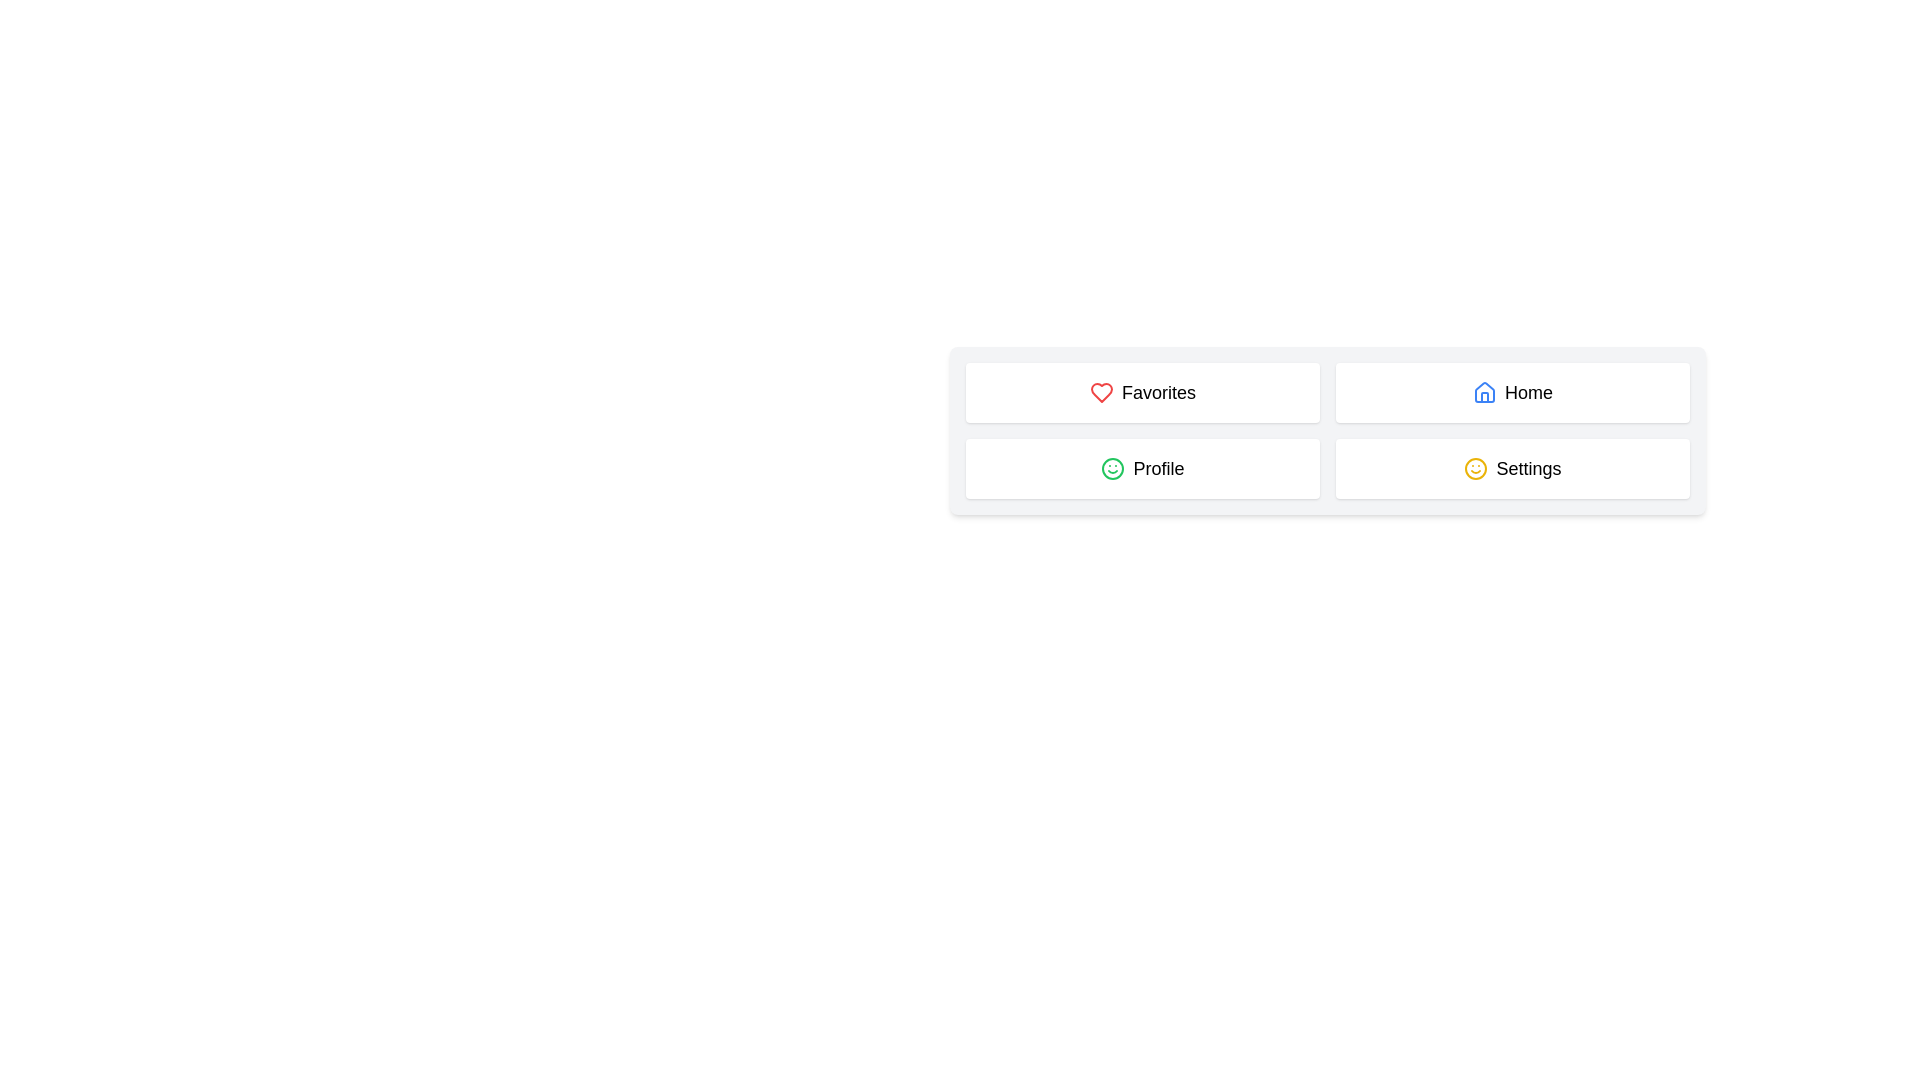 The width and height of the screenshot is (1920, 1080). Describe the element at coordinates (1527, 469) in the screenshot. I see `the text label that represents a clickable button for navigating to the settings functionality, located in the bottom right corner of a 2x2 grid layout` at that location.